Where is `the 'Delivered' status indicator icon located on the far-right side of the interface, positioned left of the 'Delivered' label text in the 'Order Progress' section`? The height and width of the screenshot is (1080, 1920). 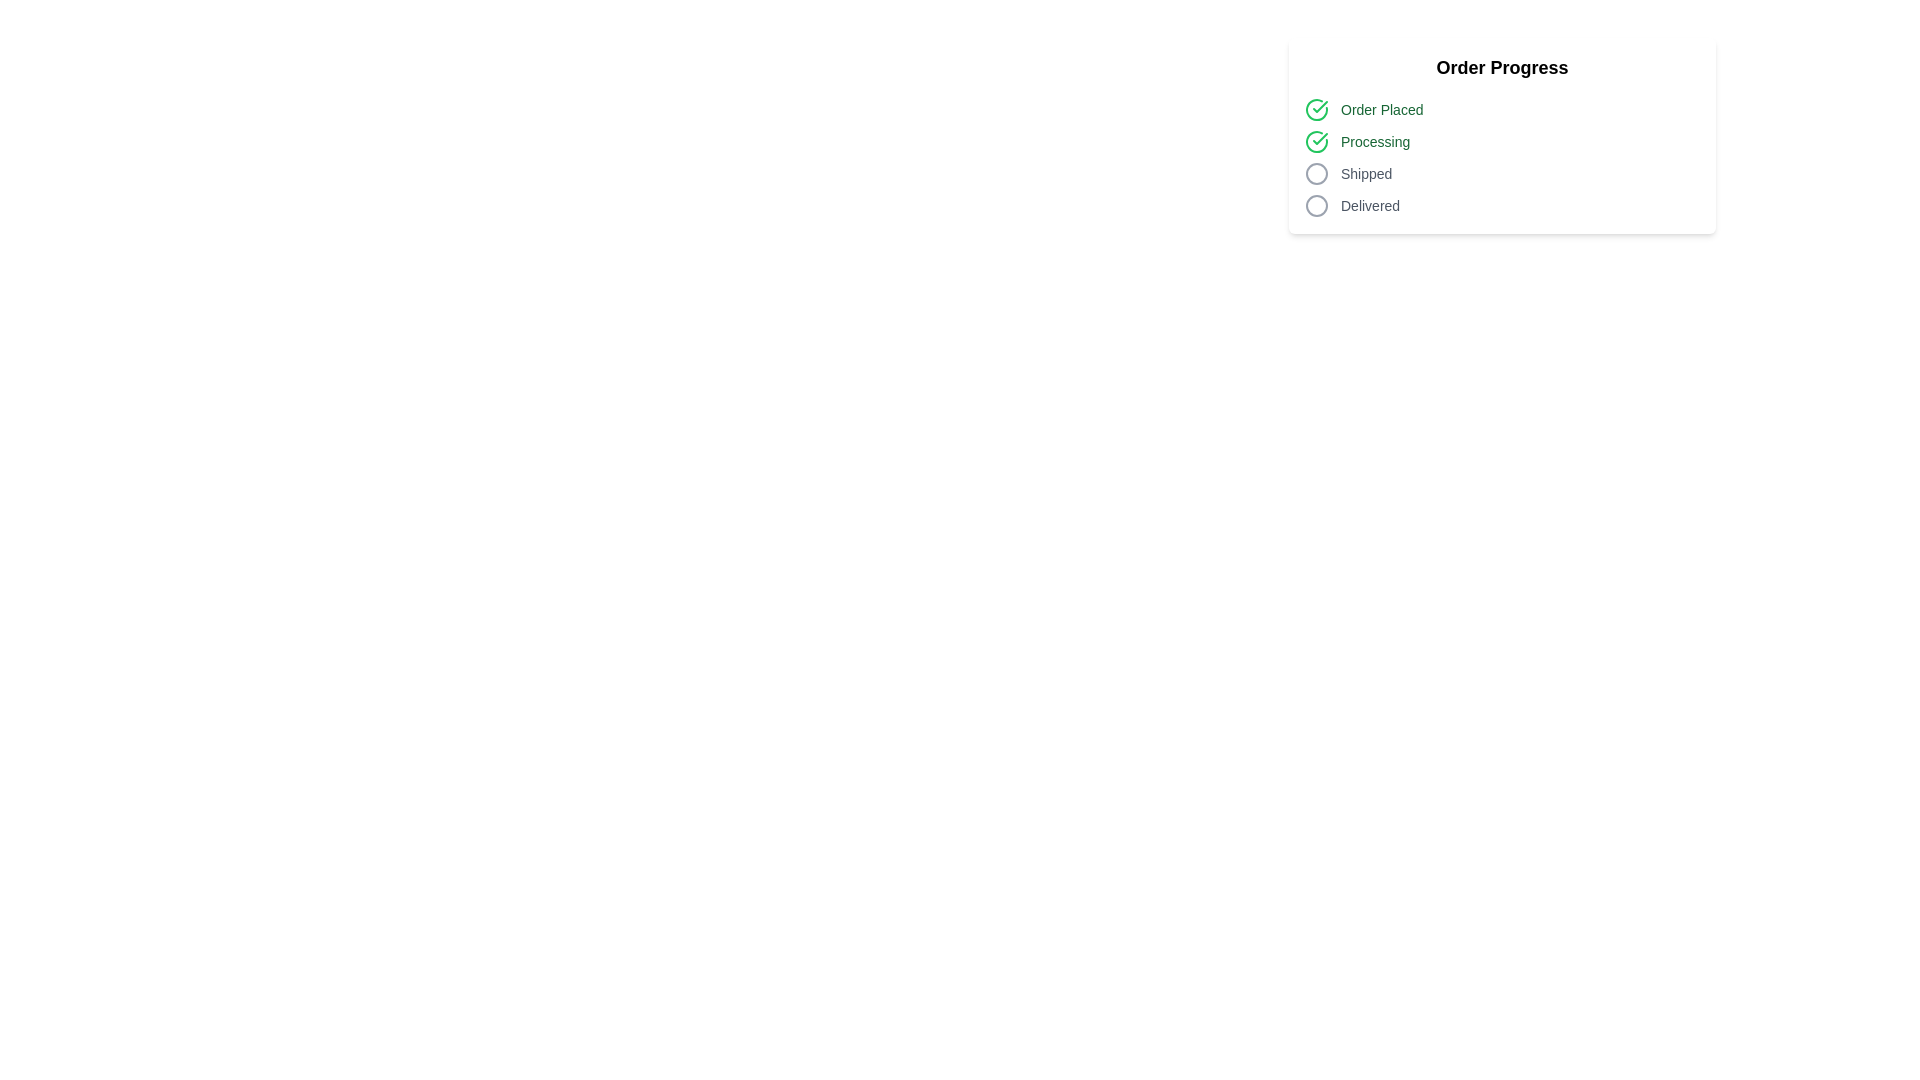 the 'Delivered' status indicator icon located on the far-right side of the interface, positioned left of the 'Delivered' label text in the 'Order Progress' section is located at coordinates (1316, 205).